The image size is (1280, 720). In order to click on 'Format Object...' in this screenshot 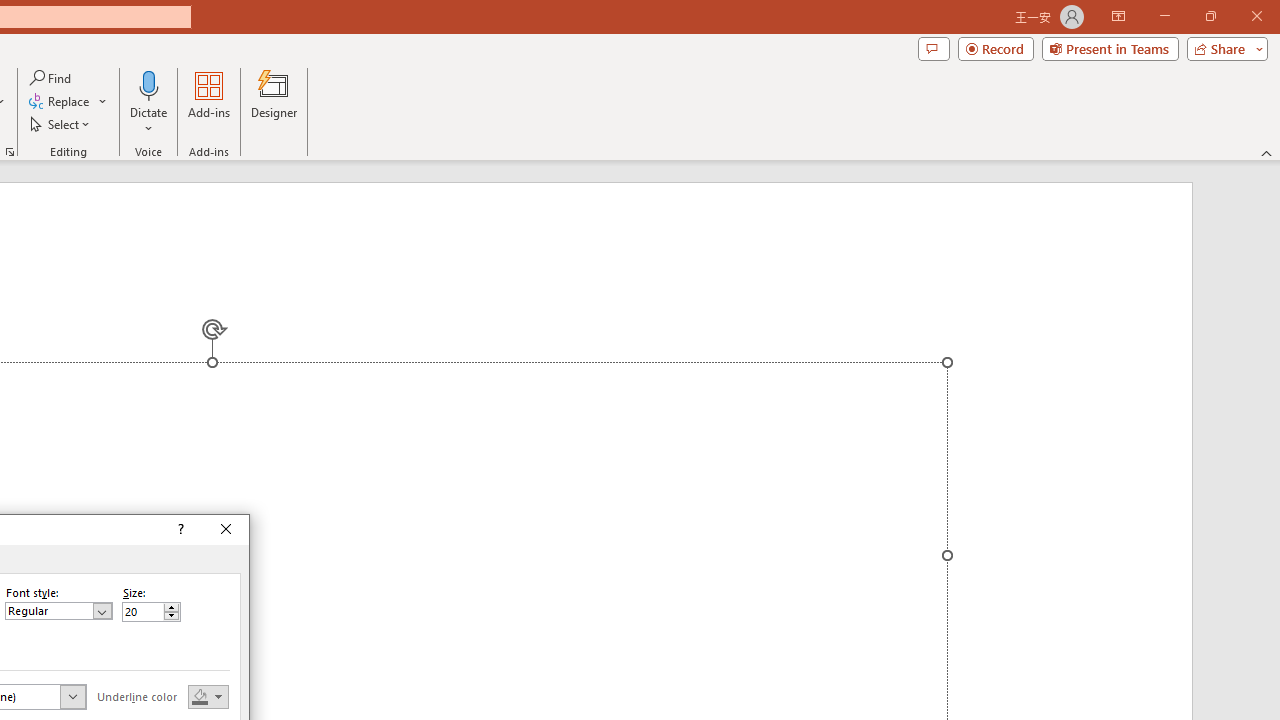, I will do `click(10, 150)`.